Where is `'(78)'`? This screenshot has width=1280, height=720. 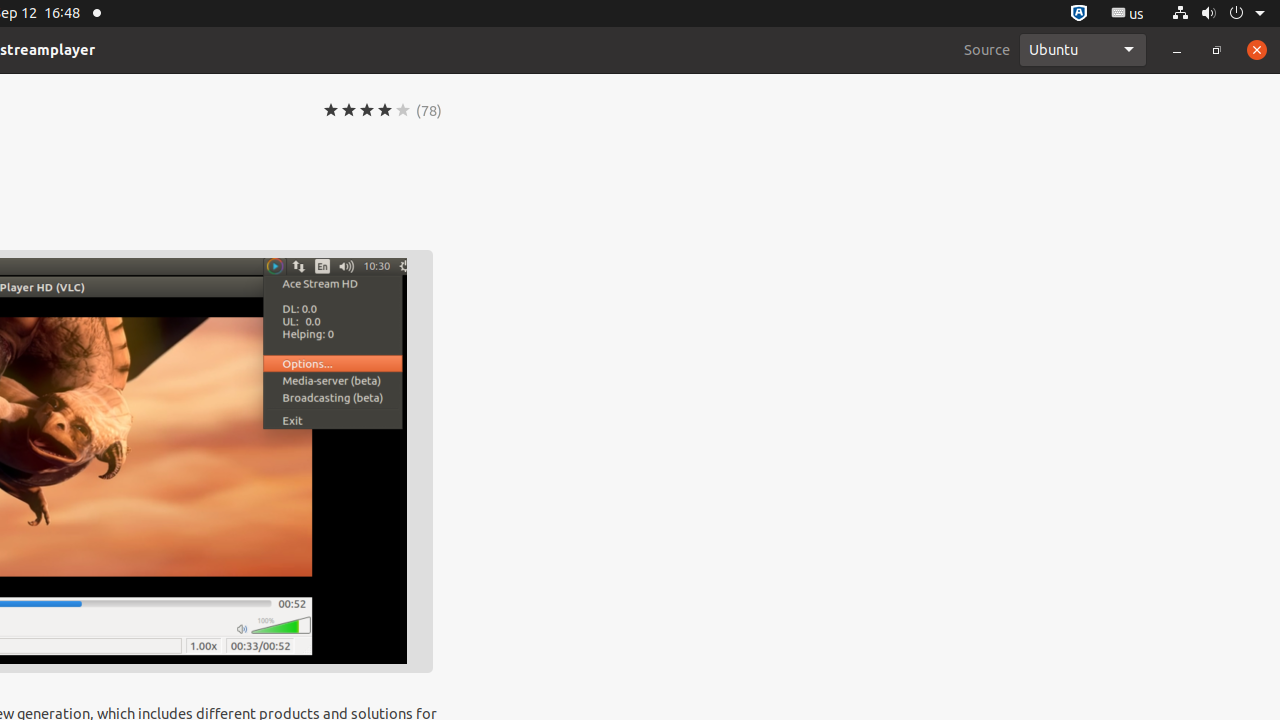 '(78)' is located at coordinates (428, 110).